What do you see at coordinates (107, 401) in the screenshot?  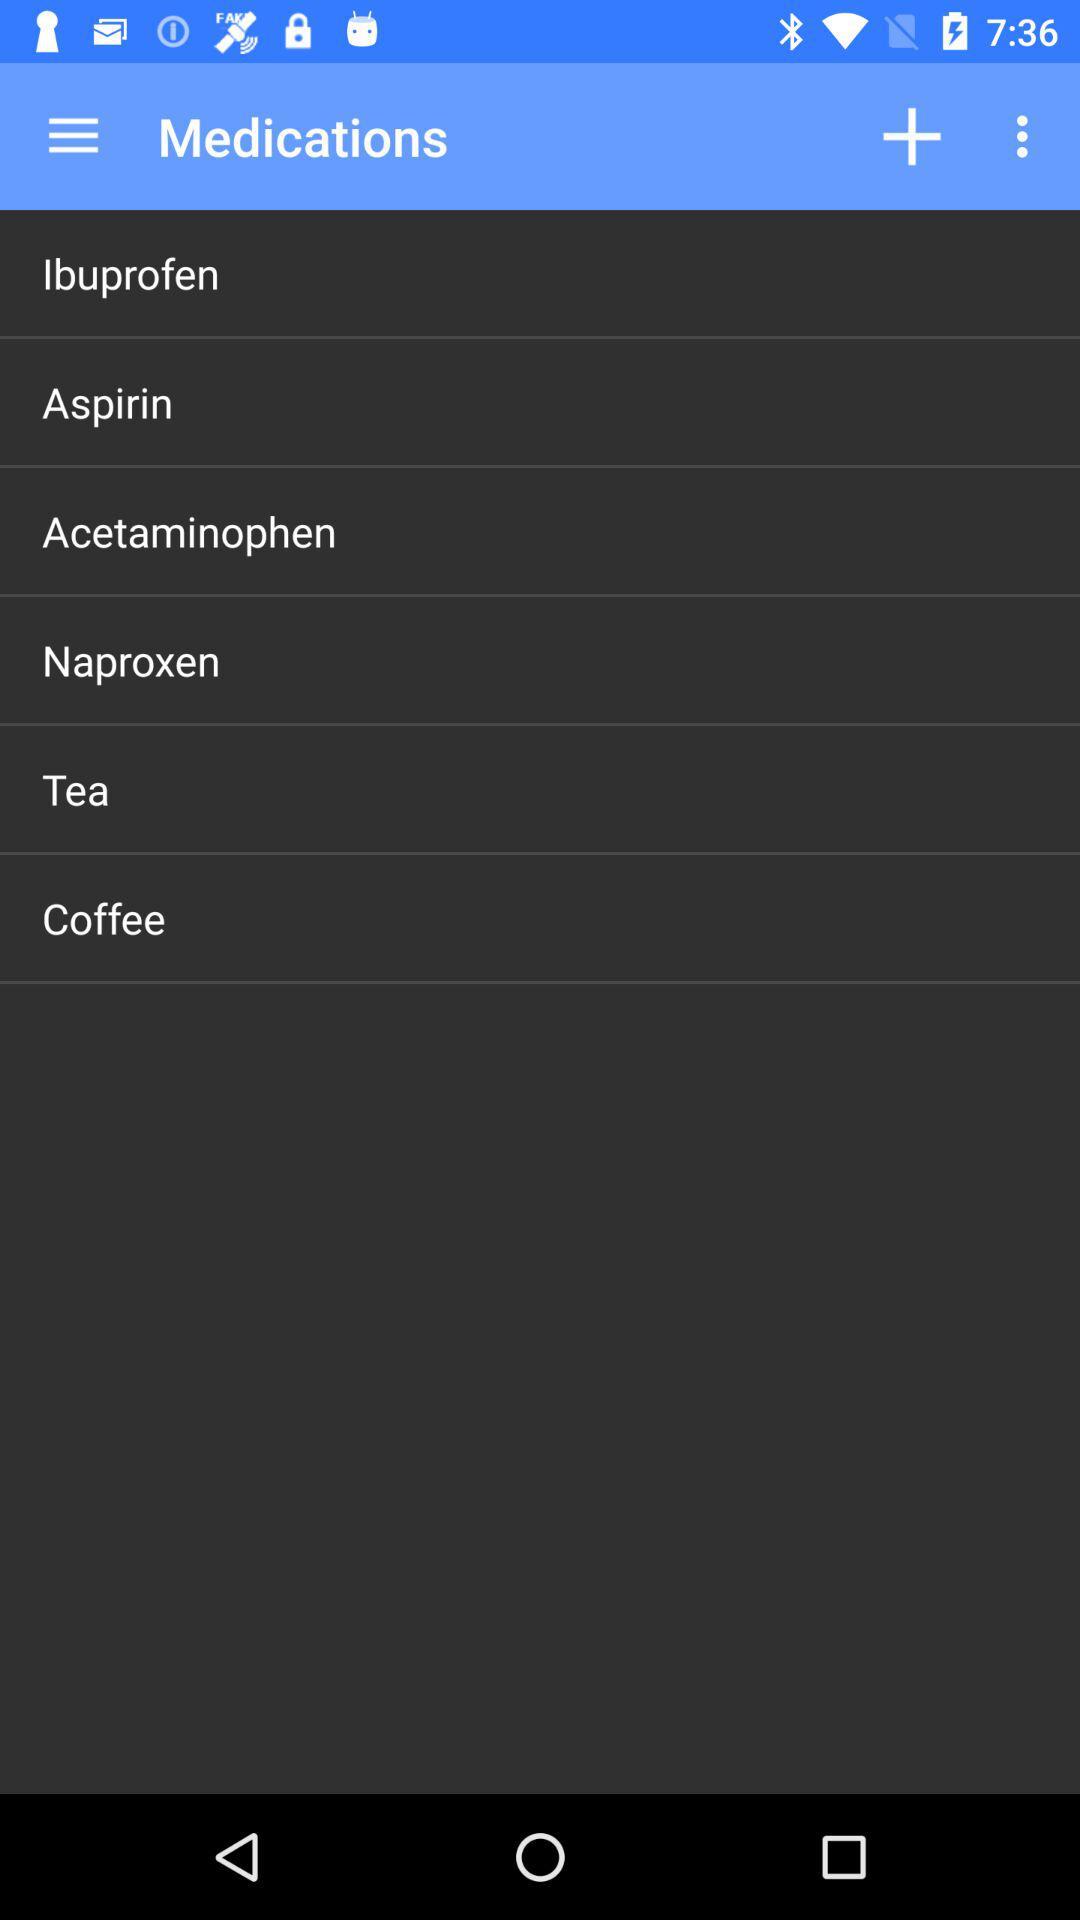 I see `aspirin item` at bounding box center [107, 401].